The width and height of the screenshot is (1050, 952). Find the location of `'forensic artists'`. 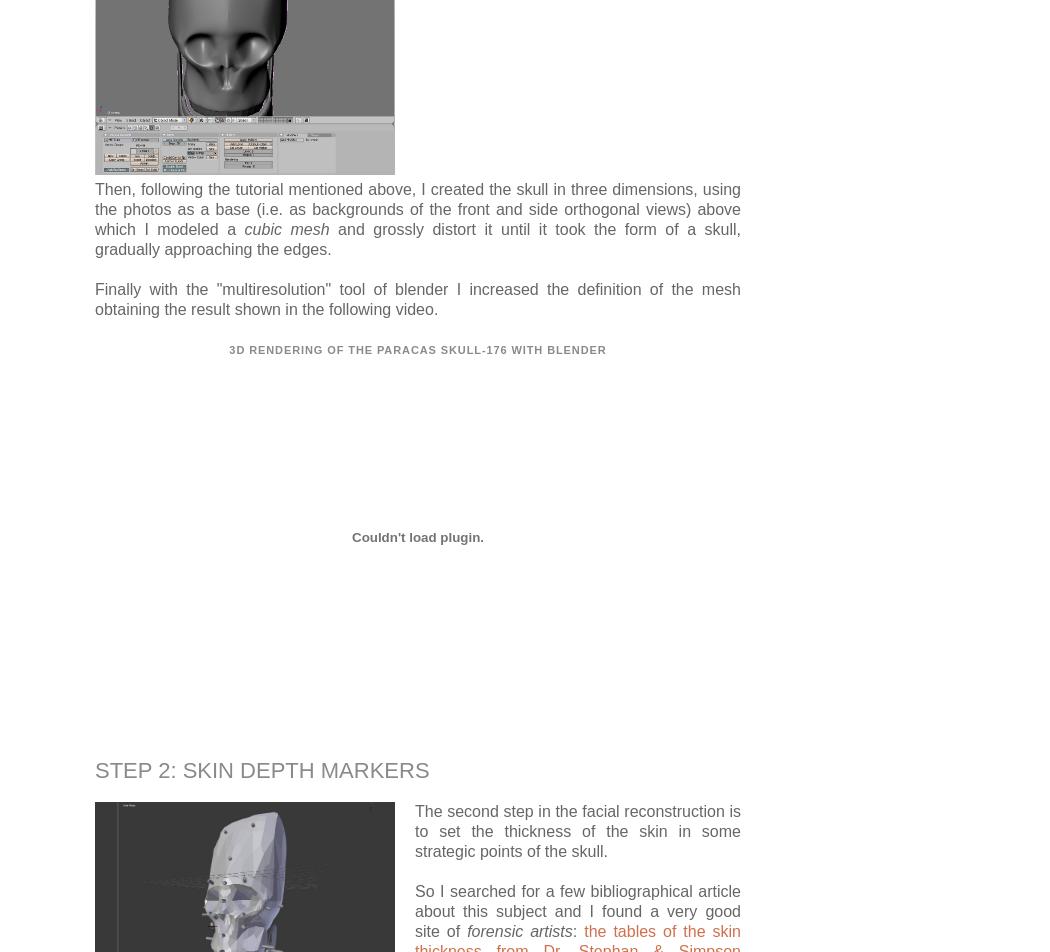

'forensic artists' is located at coordinates (467, 930).